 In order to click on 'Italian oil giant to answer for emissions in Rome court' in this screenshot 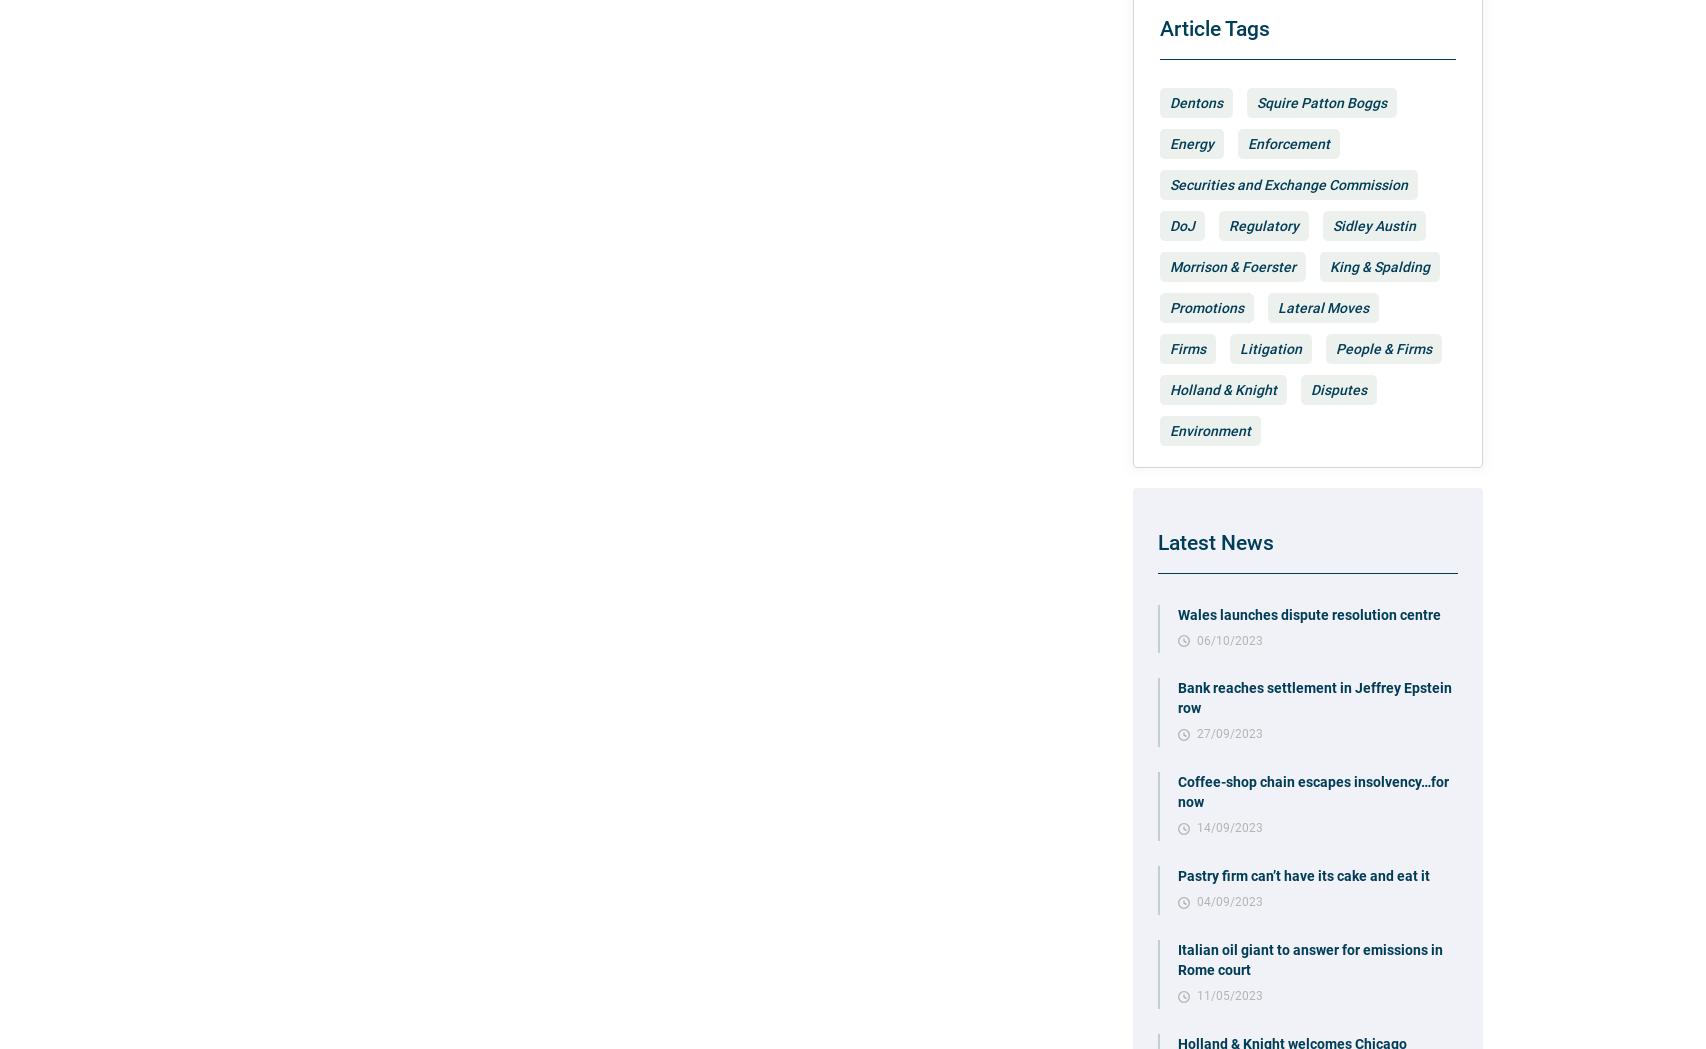, I will do `click(1309, 958)`.